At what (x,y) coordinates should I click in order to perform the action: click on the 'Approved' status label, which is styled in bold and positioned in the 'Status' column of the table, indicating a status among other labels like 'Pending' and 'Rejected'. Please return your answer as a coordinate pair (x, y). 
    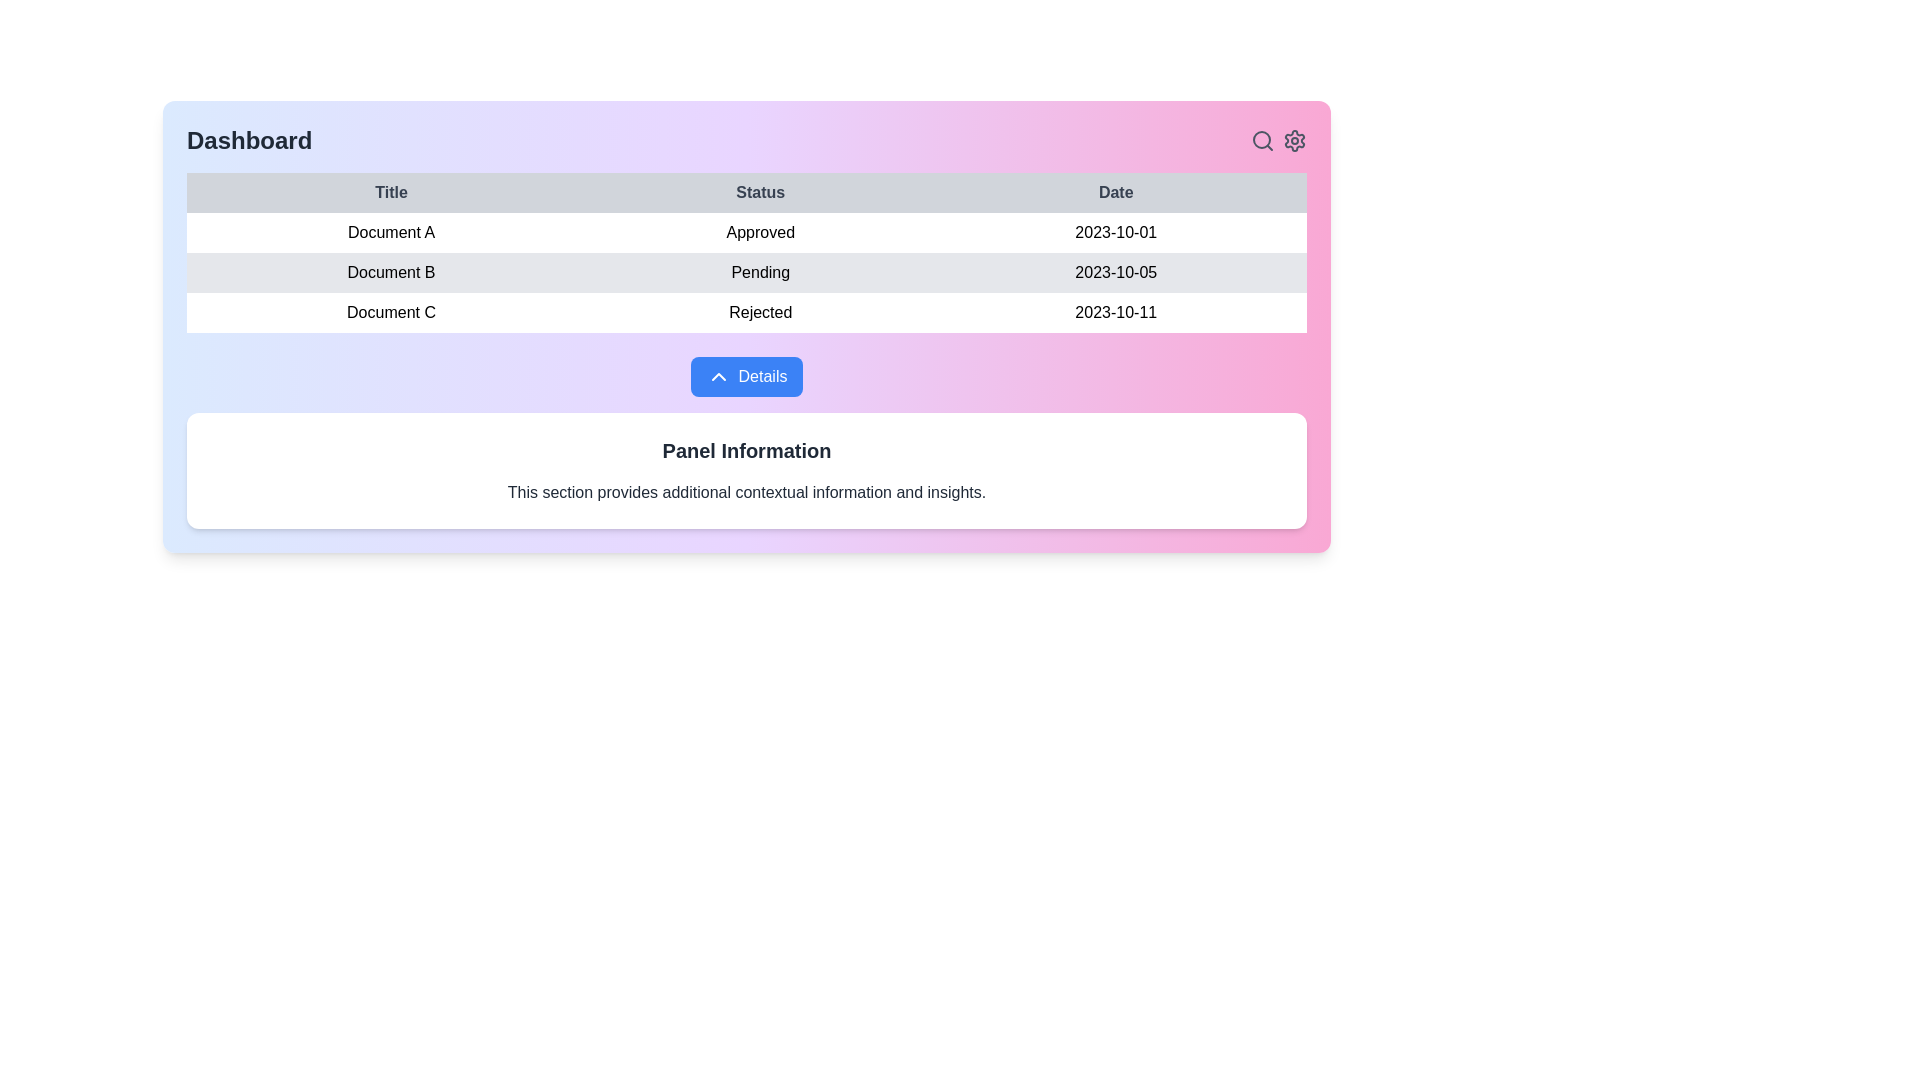
    Looking at the image, I should click on (759, 231).